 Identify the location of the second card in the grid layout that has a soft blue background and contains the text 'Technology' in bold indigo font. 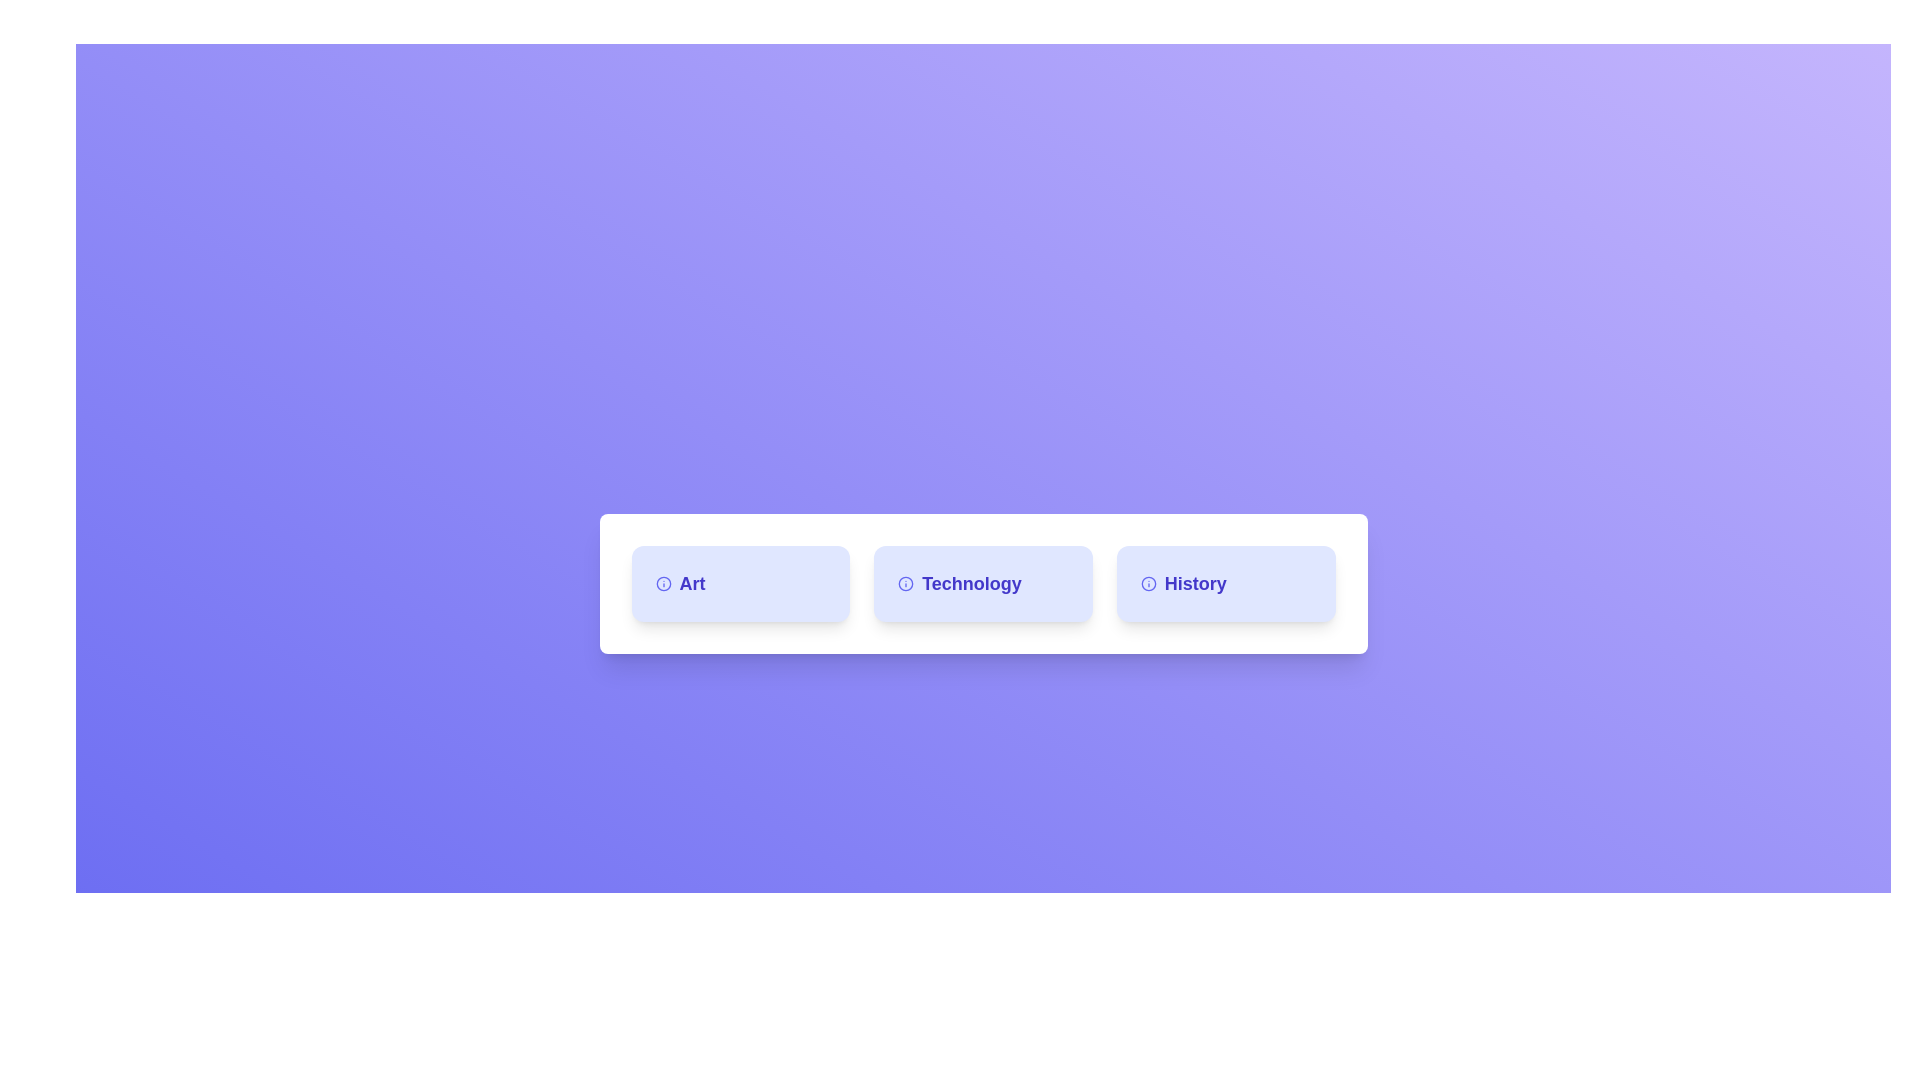
(983, 583).